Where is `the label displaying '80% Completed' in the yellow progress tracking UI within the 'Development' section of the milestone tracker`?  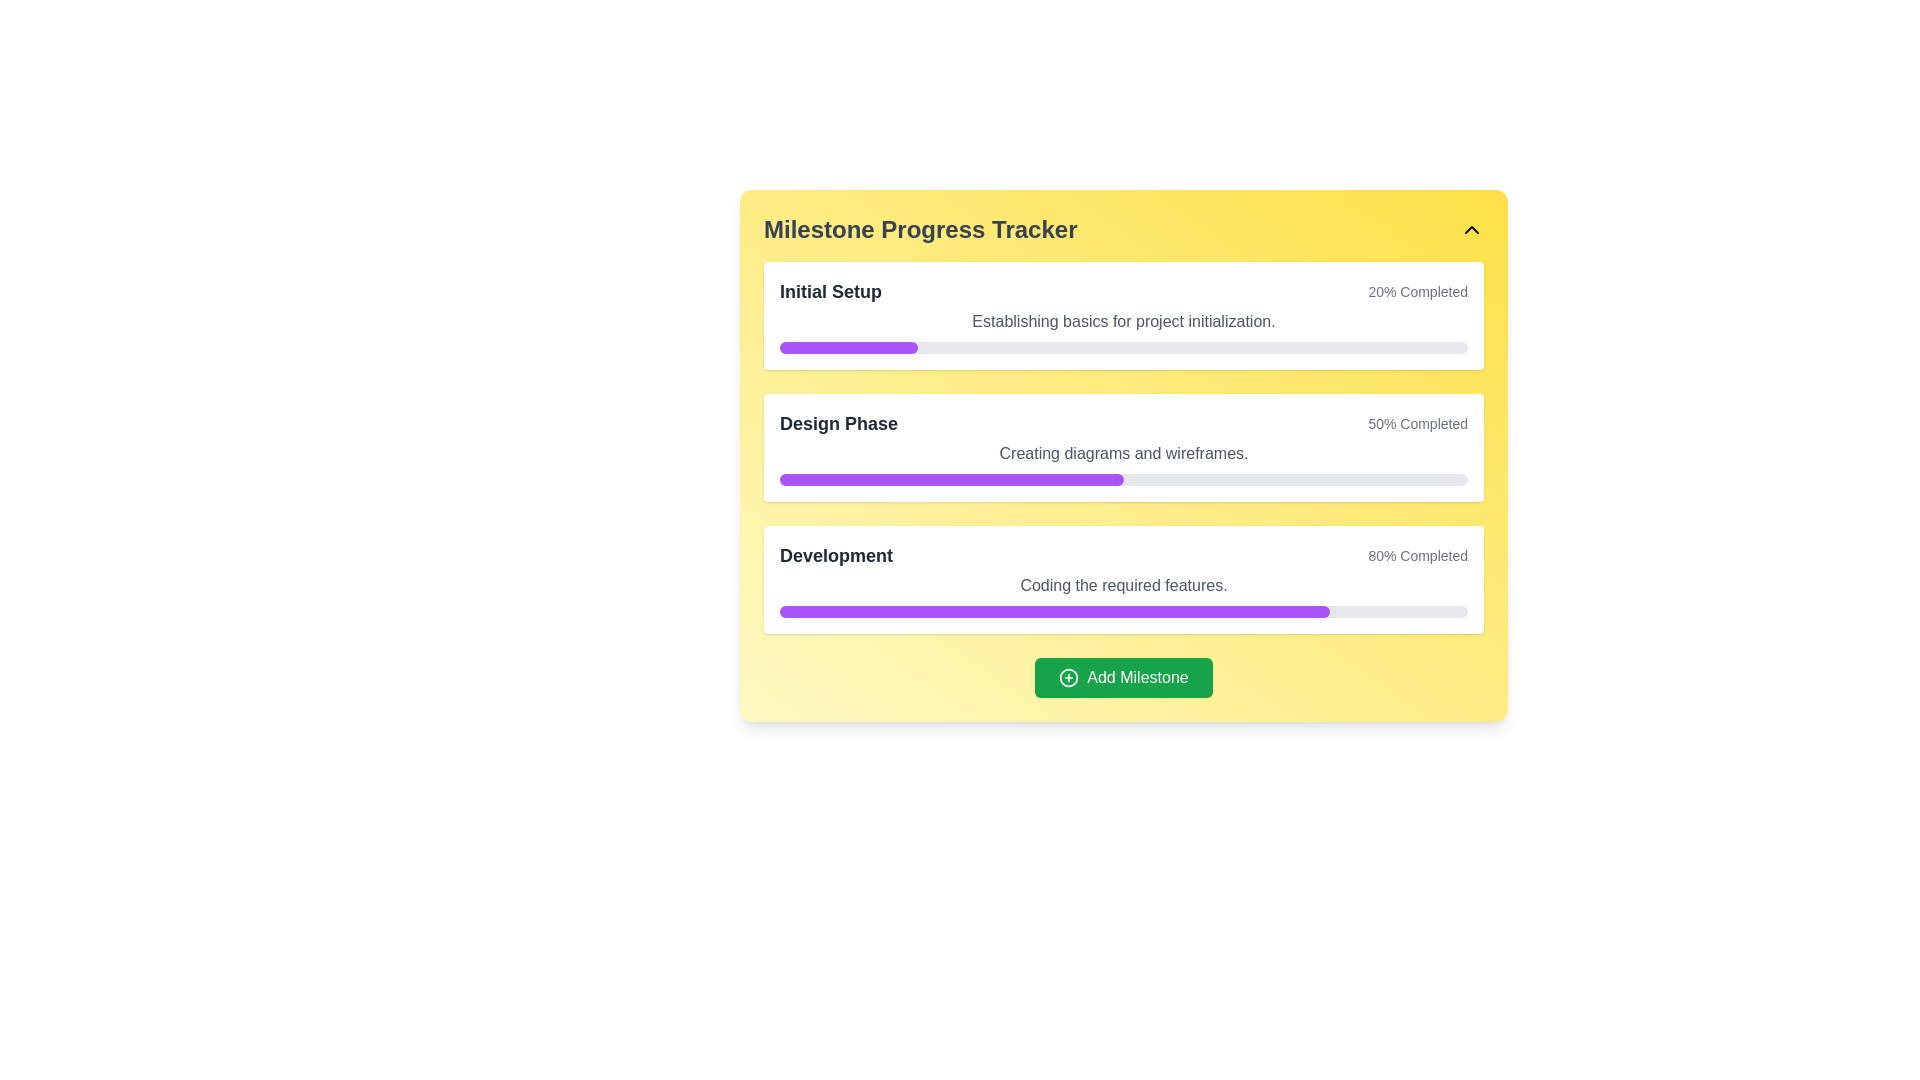 the label displaying '80% Completed' in the yellow progress tracking UI within the 'Development' section of the milestone tracker is located at coordinates (1417, 555).